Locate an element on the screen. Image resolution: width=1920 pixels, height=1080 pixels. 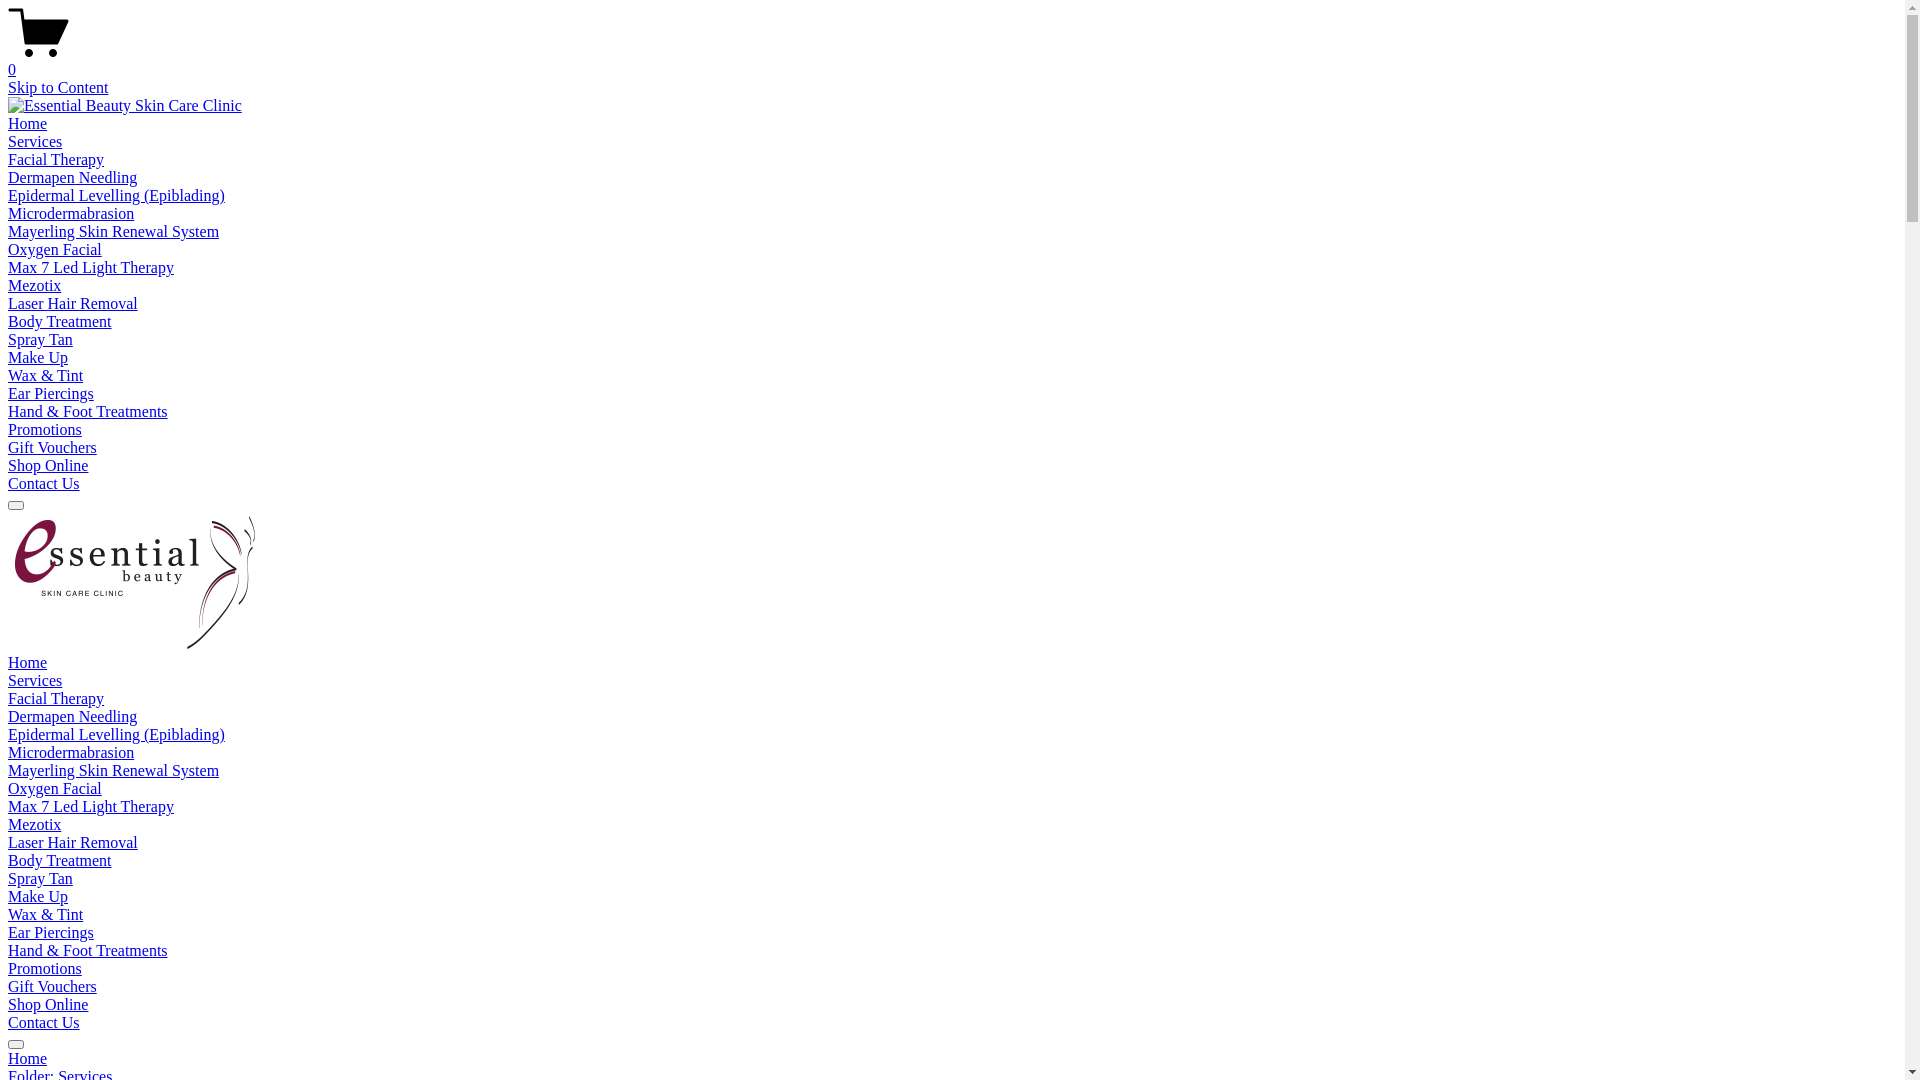
'Mayerling Skin Renewal System' is located at coordinates (112, 769).